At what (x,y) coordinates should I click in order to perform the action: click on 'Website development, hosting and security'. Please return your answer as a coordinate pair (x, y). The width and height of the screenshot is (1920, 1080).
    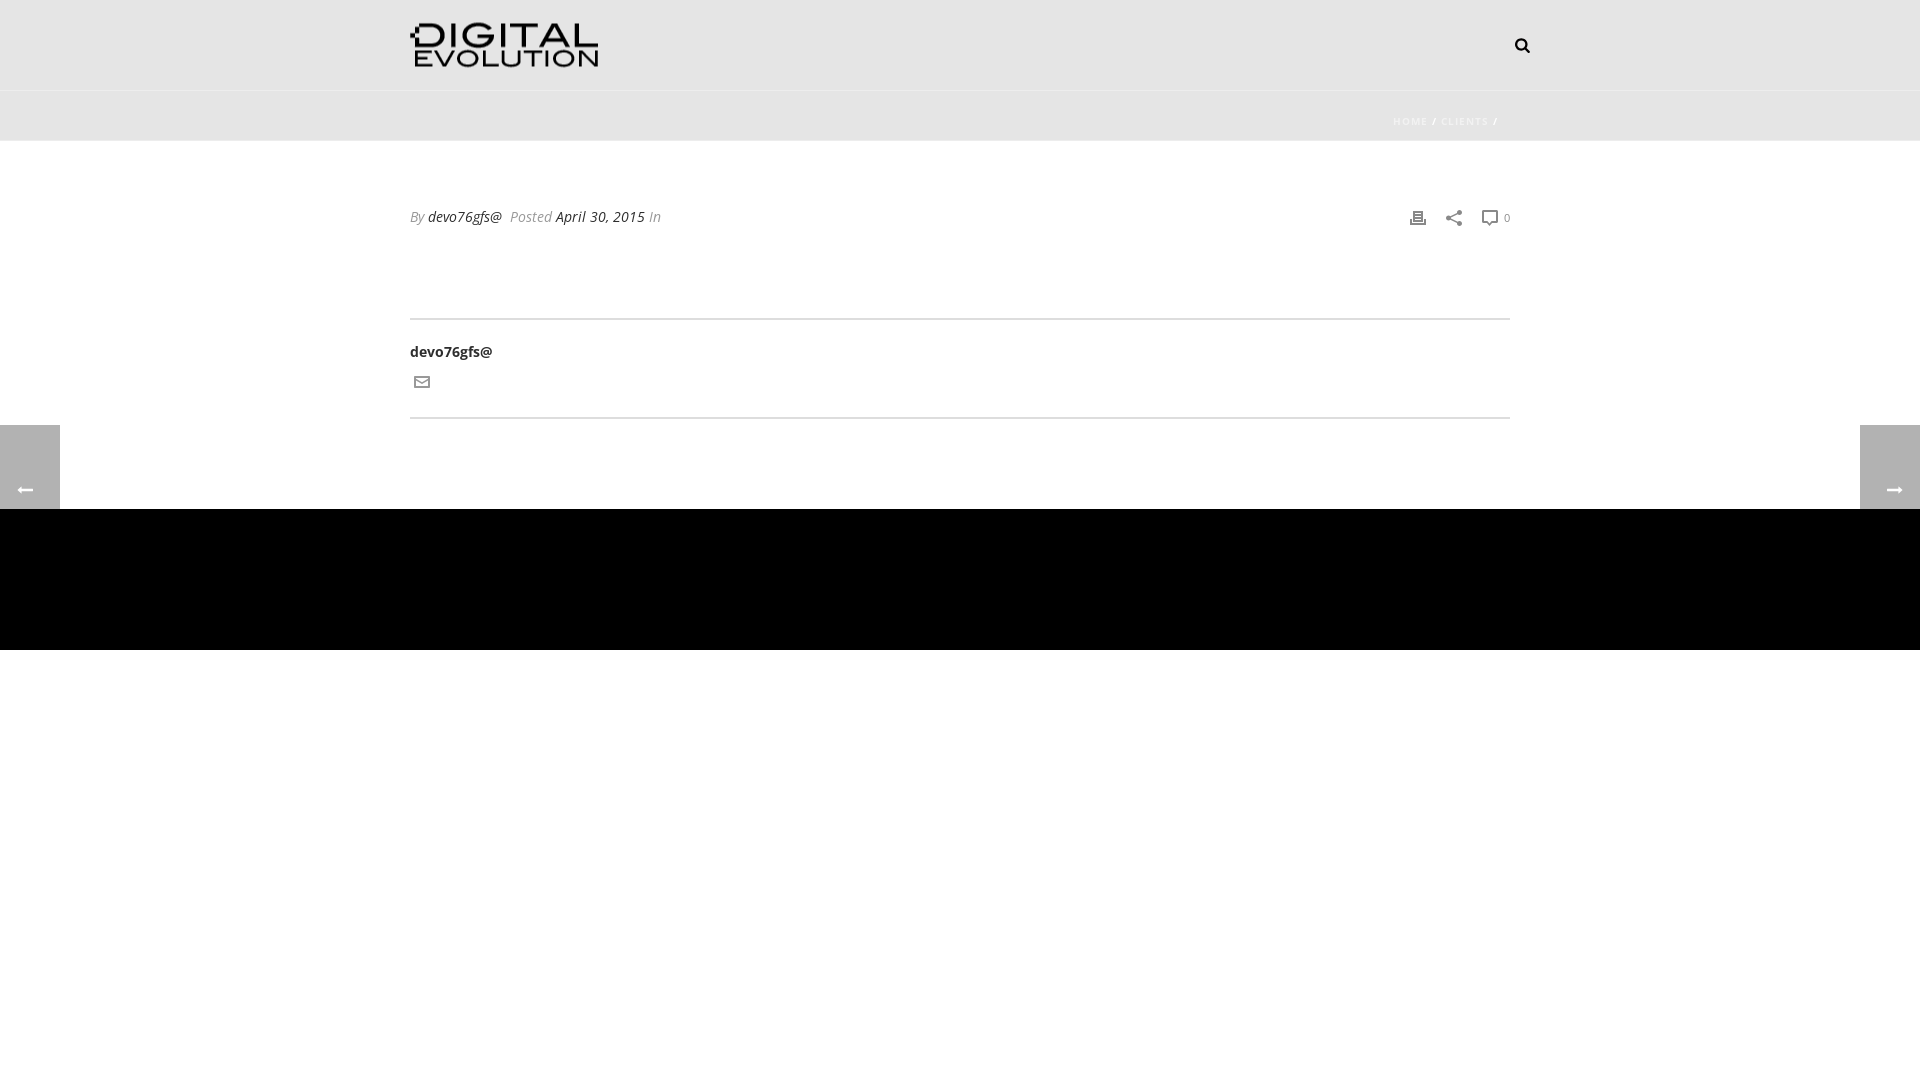
    Looking at the image, I should click on (504, 44).